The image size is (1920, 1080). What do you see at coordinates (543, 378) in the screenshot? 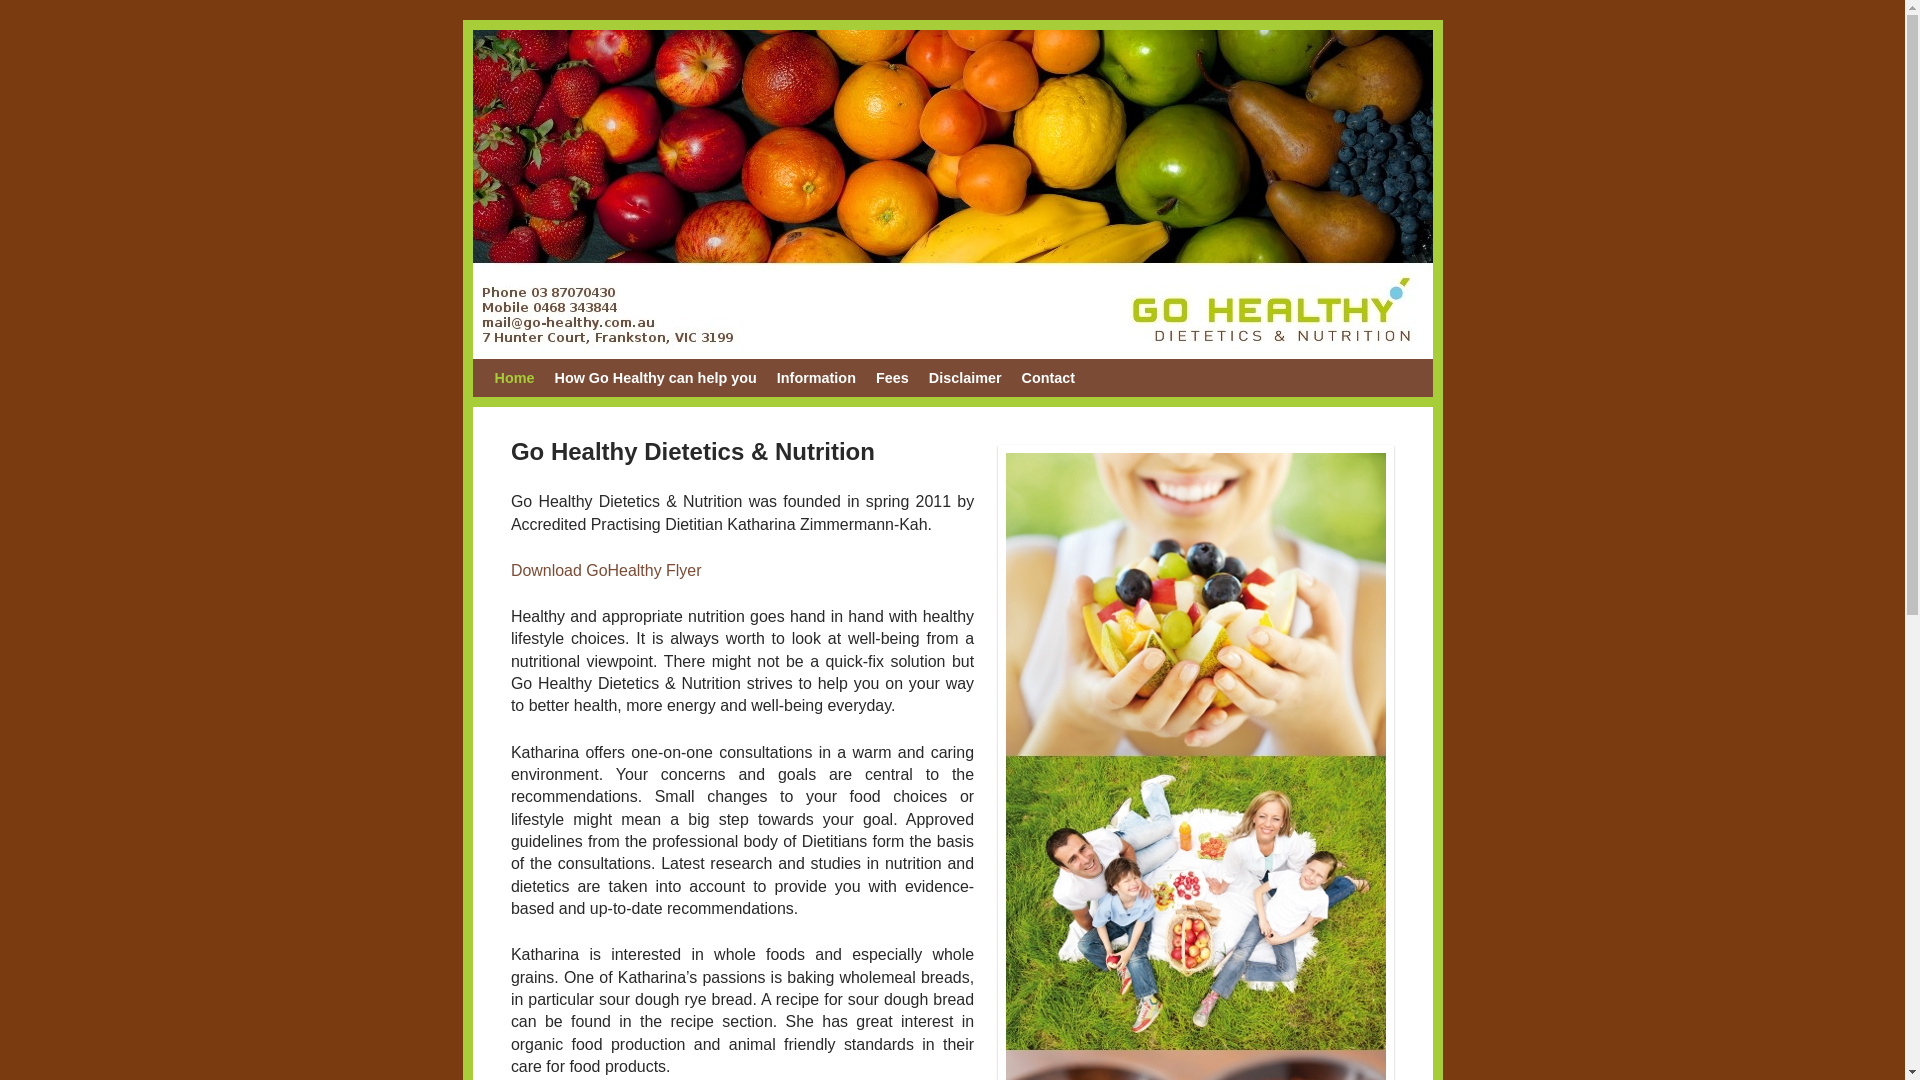
I see `'How Go Healthy can help you'` at bounding box center [543, 378].